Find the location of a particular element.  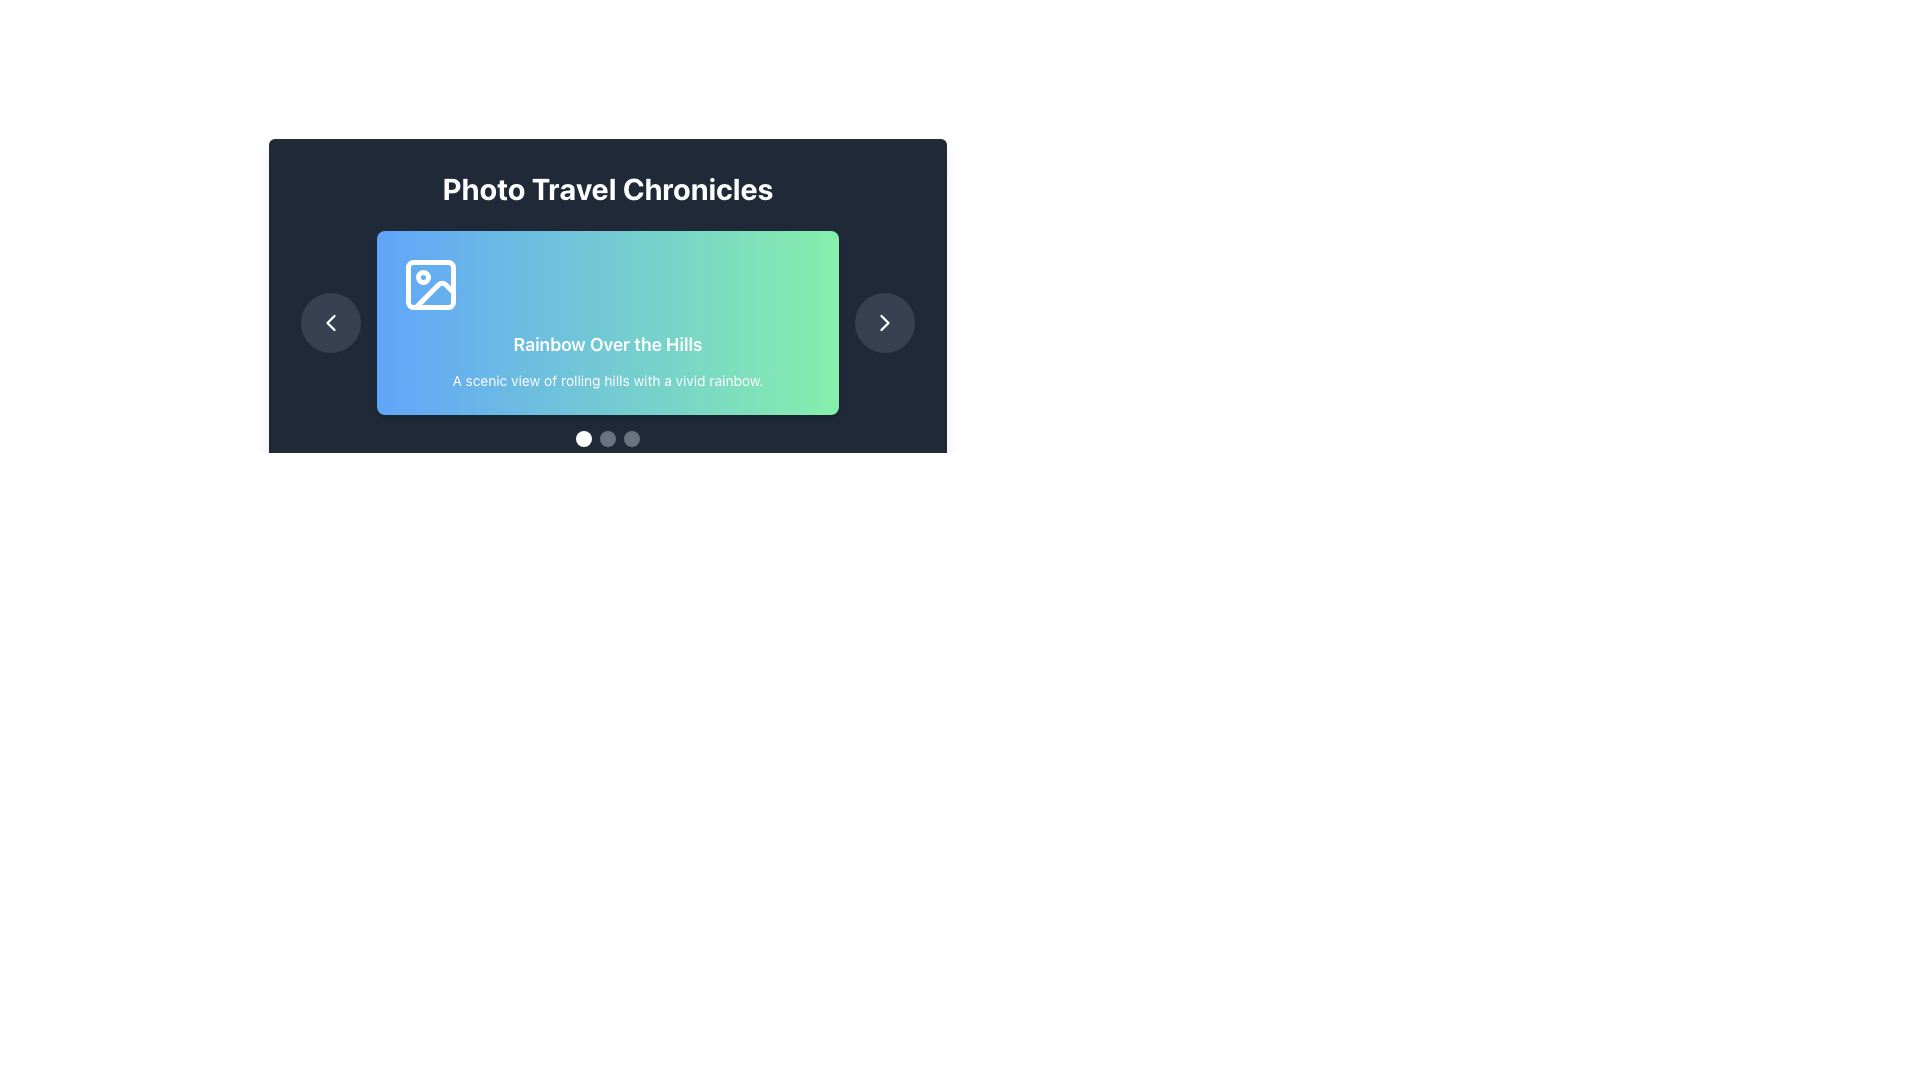

the icon representing an image with a mountain and sun or moon motif, located in the top-left section of the card above the text 'Rainbow Over the Hills' is located at coordinates (430, 285).